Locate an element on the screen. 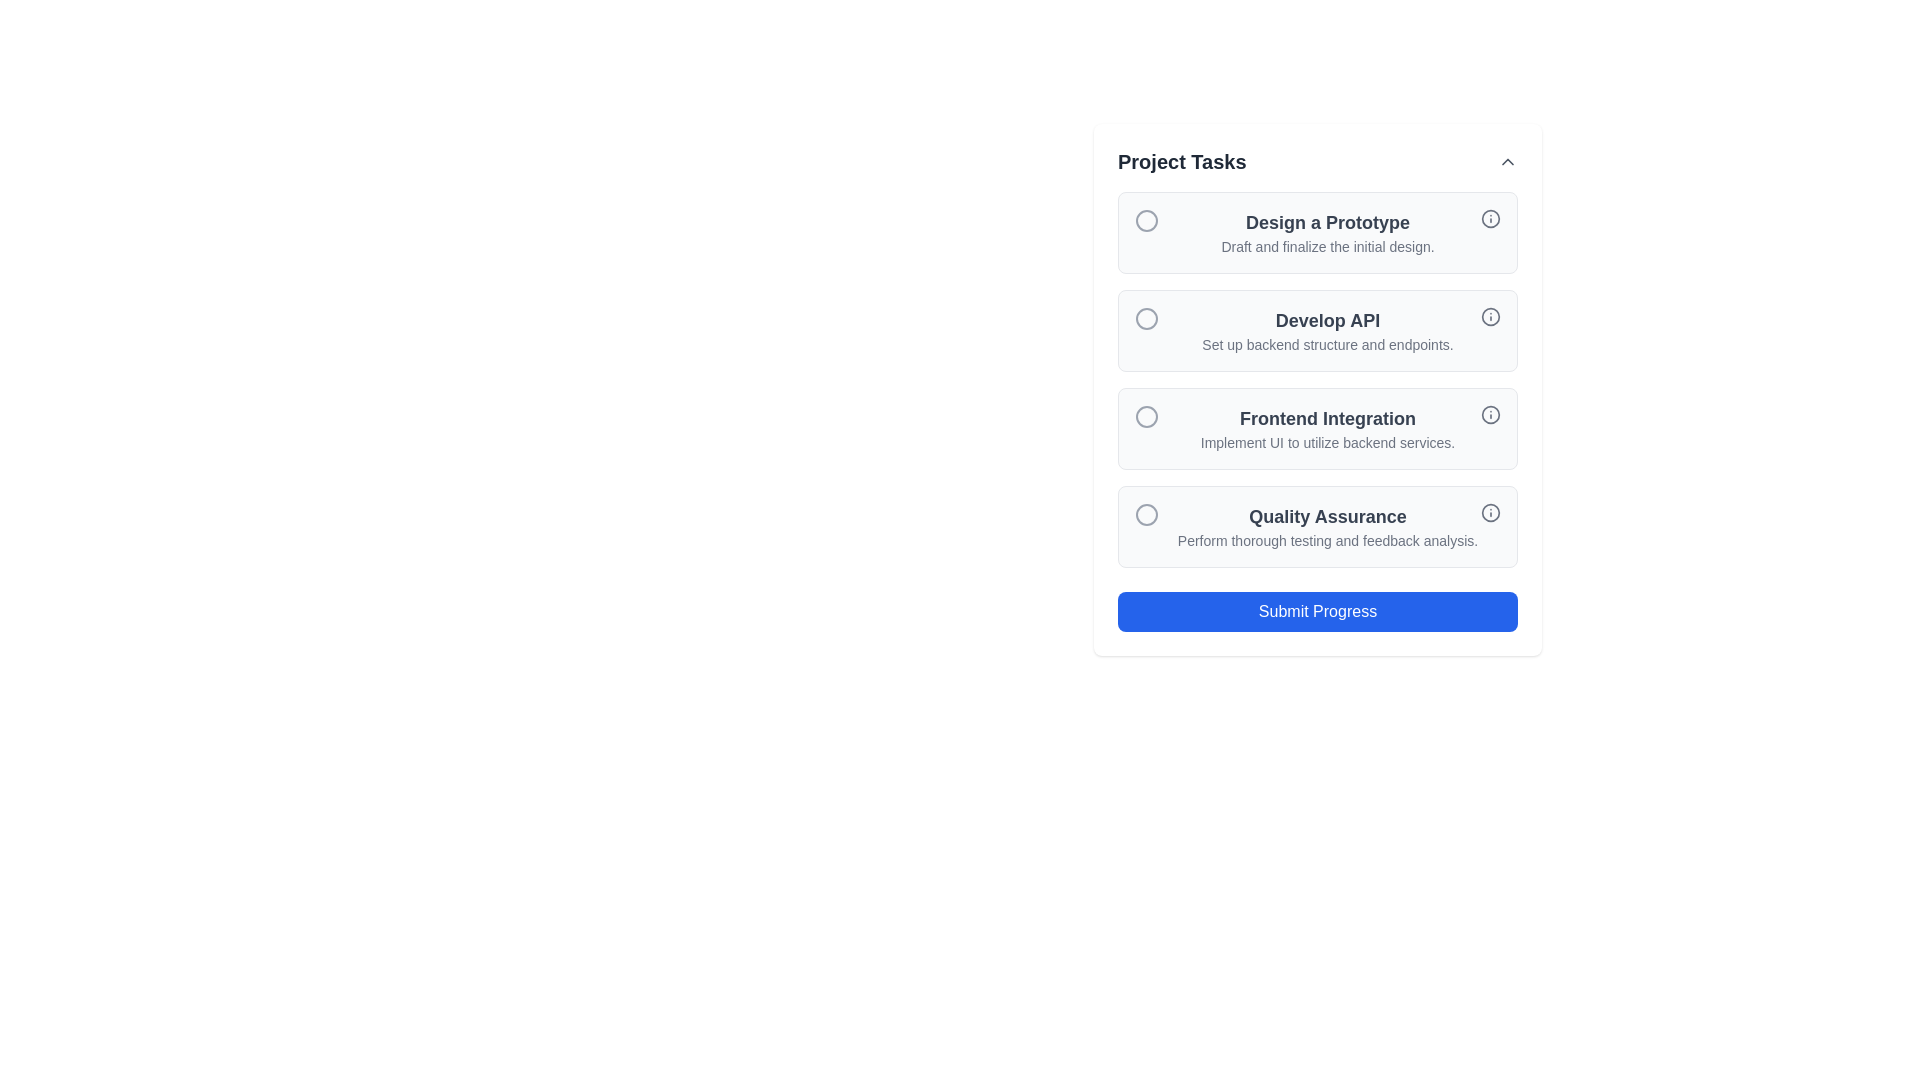 The width and height of the screenshot is (1920, 1080). the text label reading 'Quality Assurance' which is styled bold, medium-large, and dark gray, positioned in the fourth box of a vertically stacked list of task options is located at coordinates (1328, 515).